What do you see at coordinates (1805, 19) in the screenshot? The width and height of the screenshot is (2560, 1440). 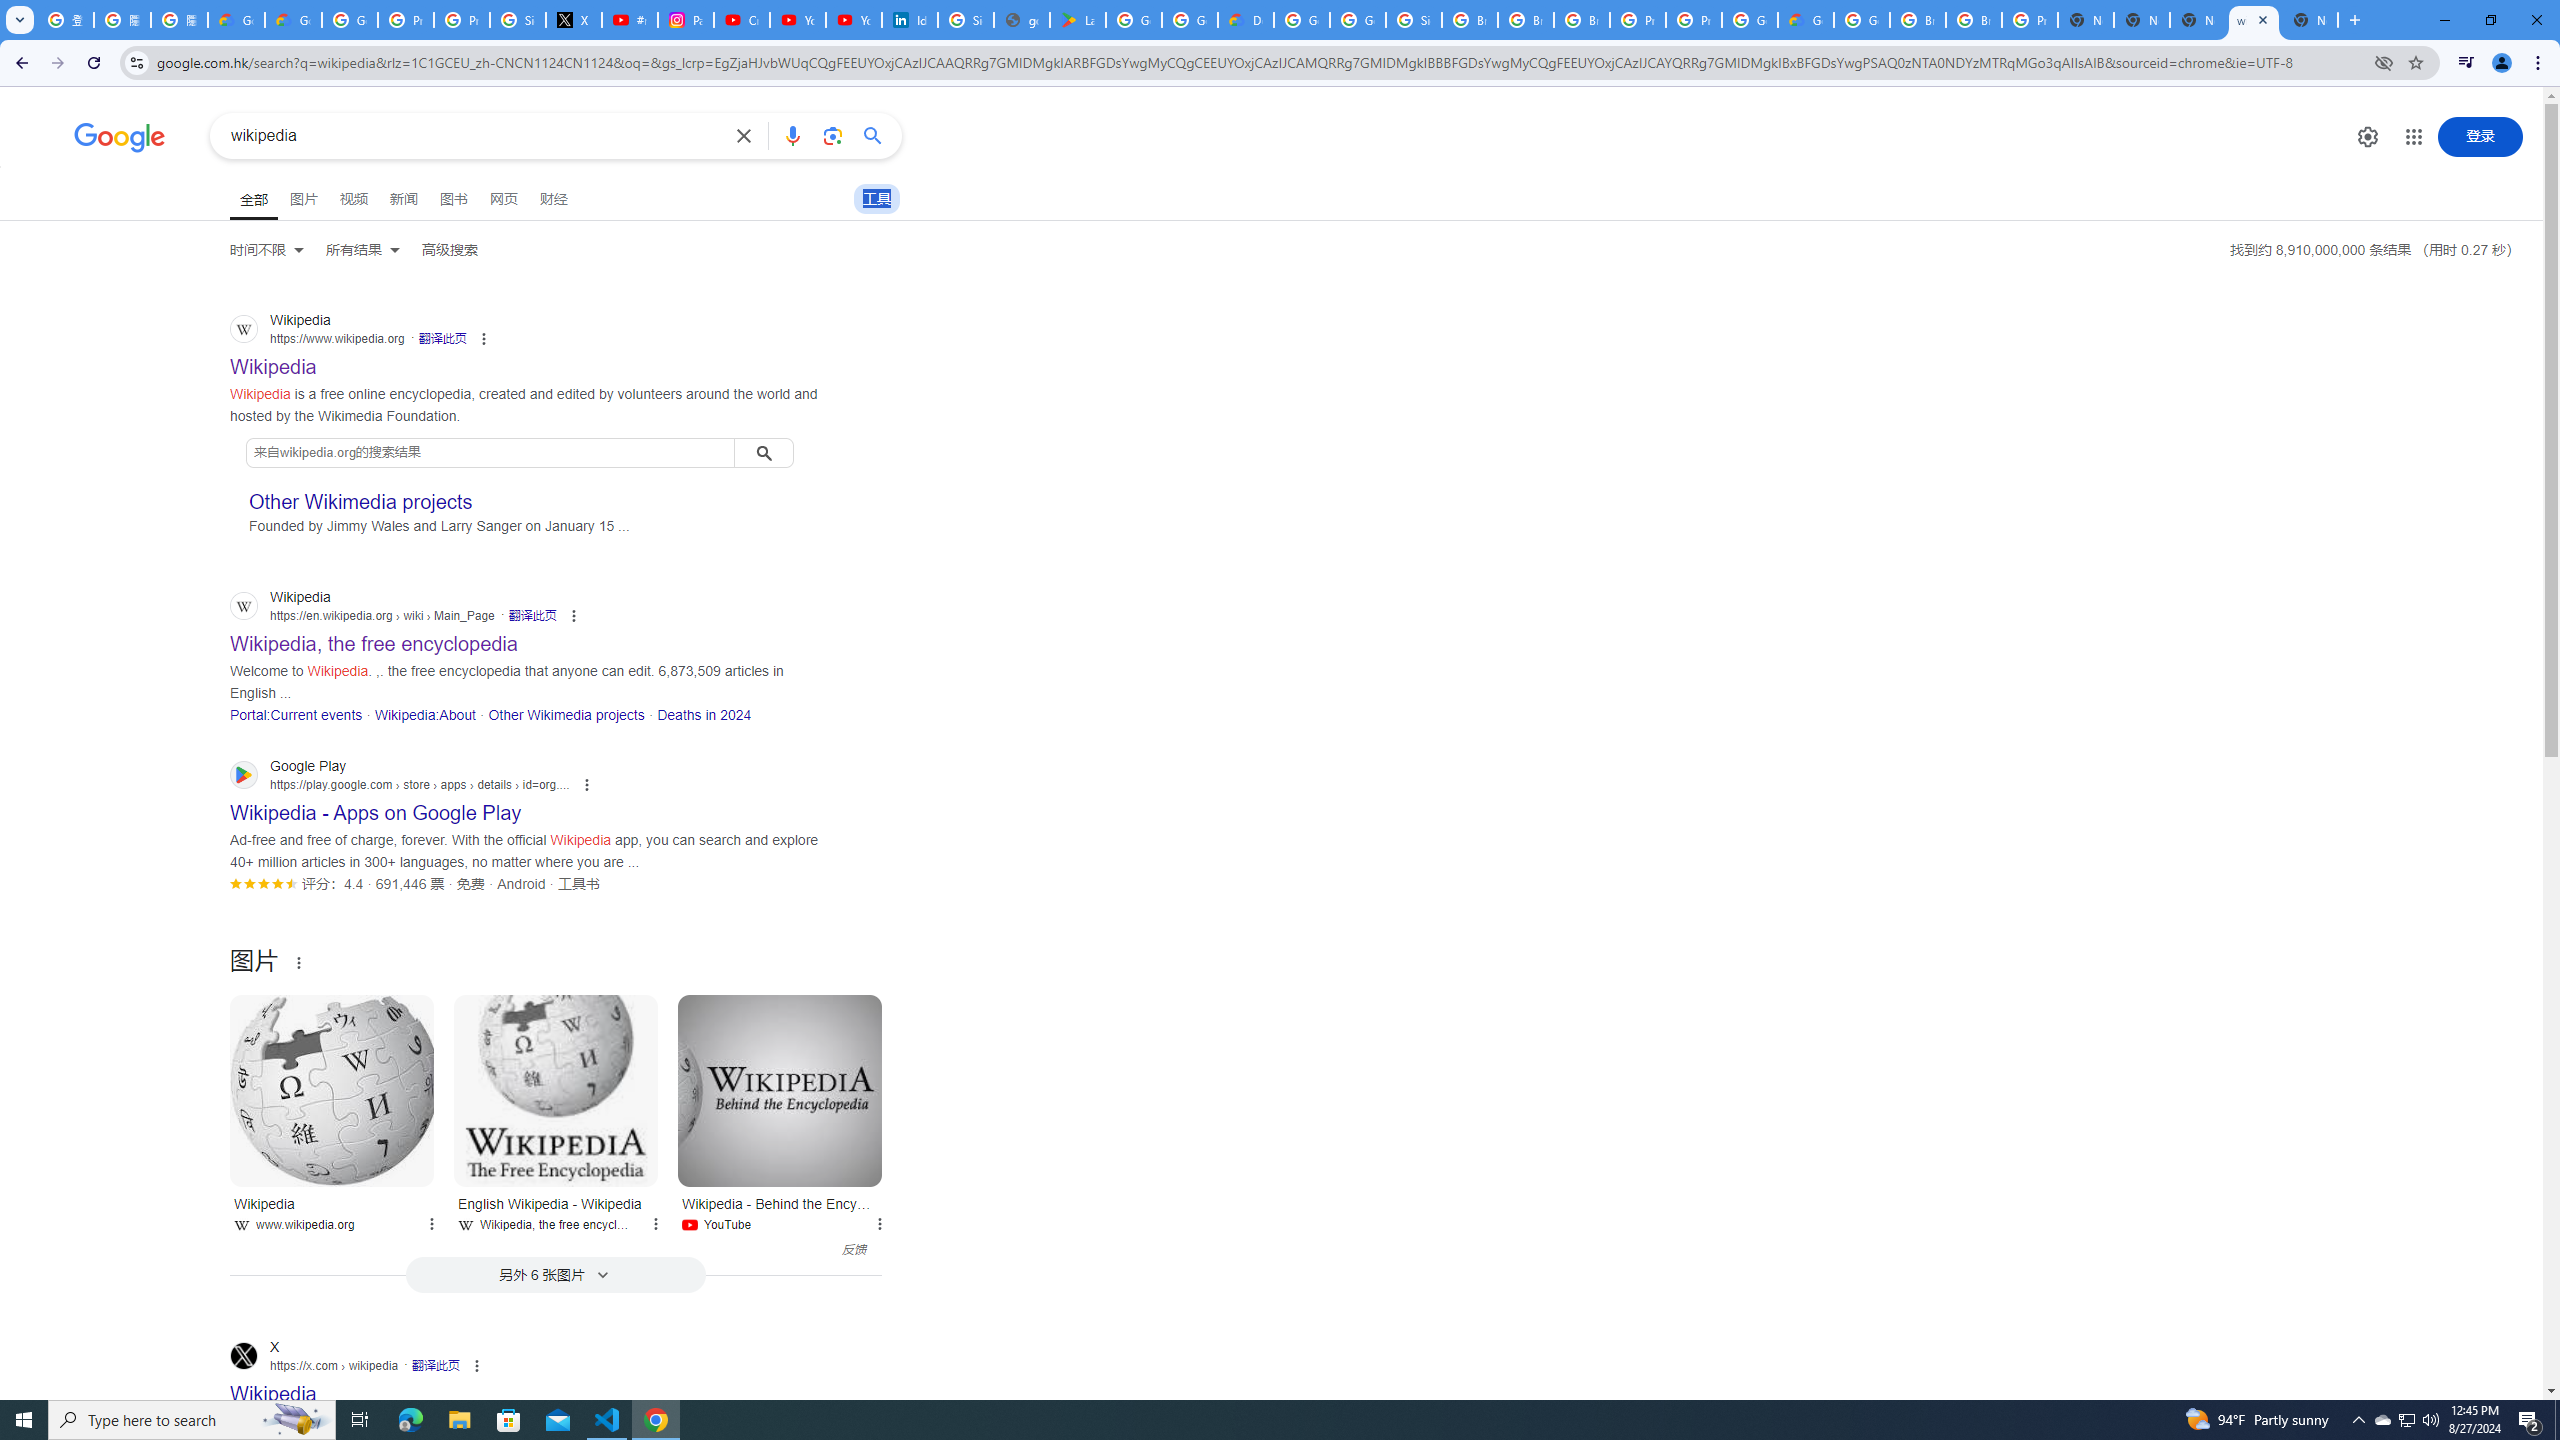 I see `'Google Cloud Estimate Summary'` at bounding box center [1805, 19].